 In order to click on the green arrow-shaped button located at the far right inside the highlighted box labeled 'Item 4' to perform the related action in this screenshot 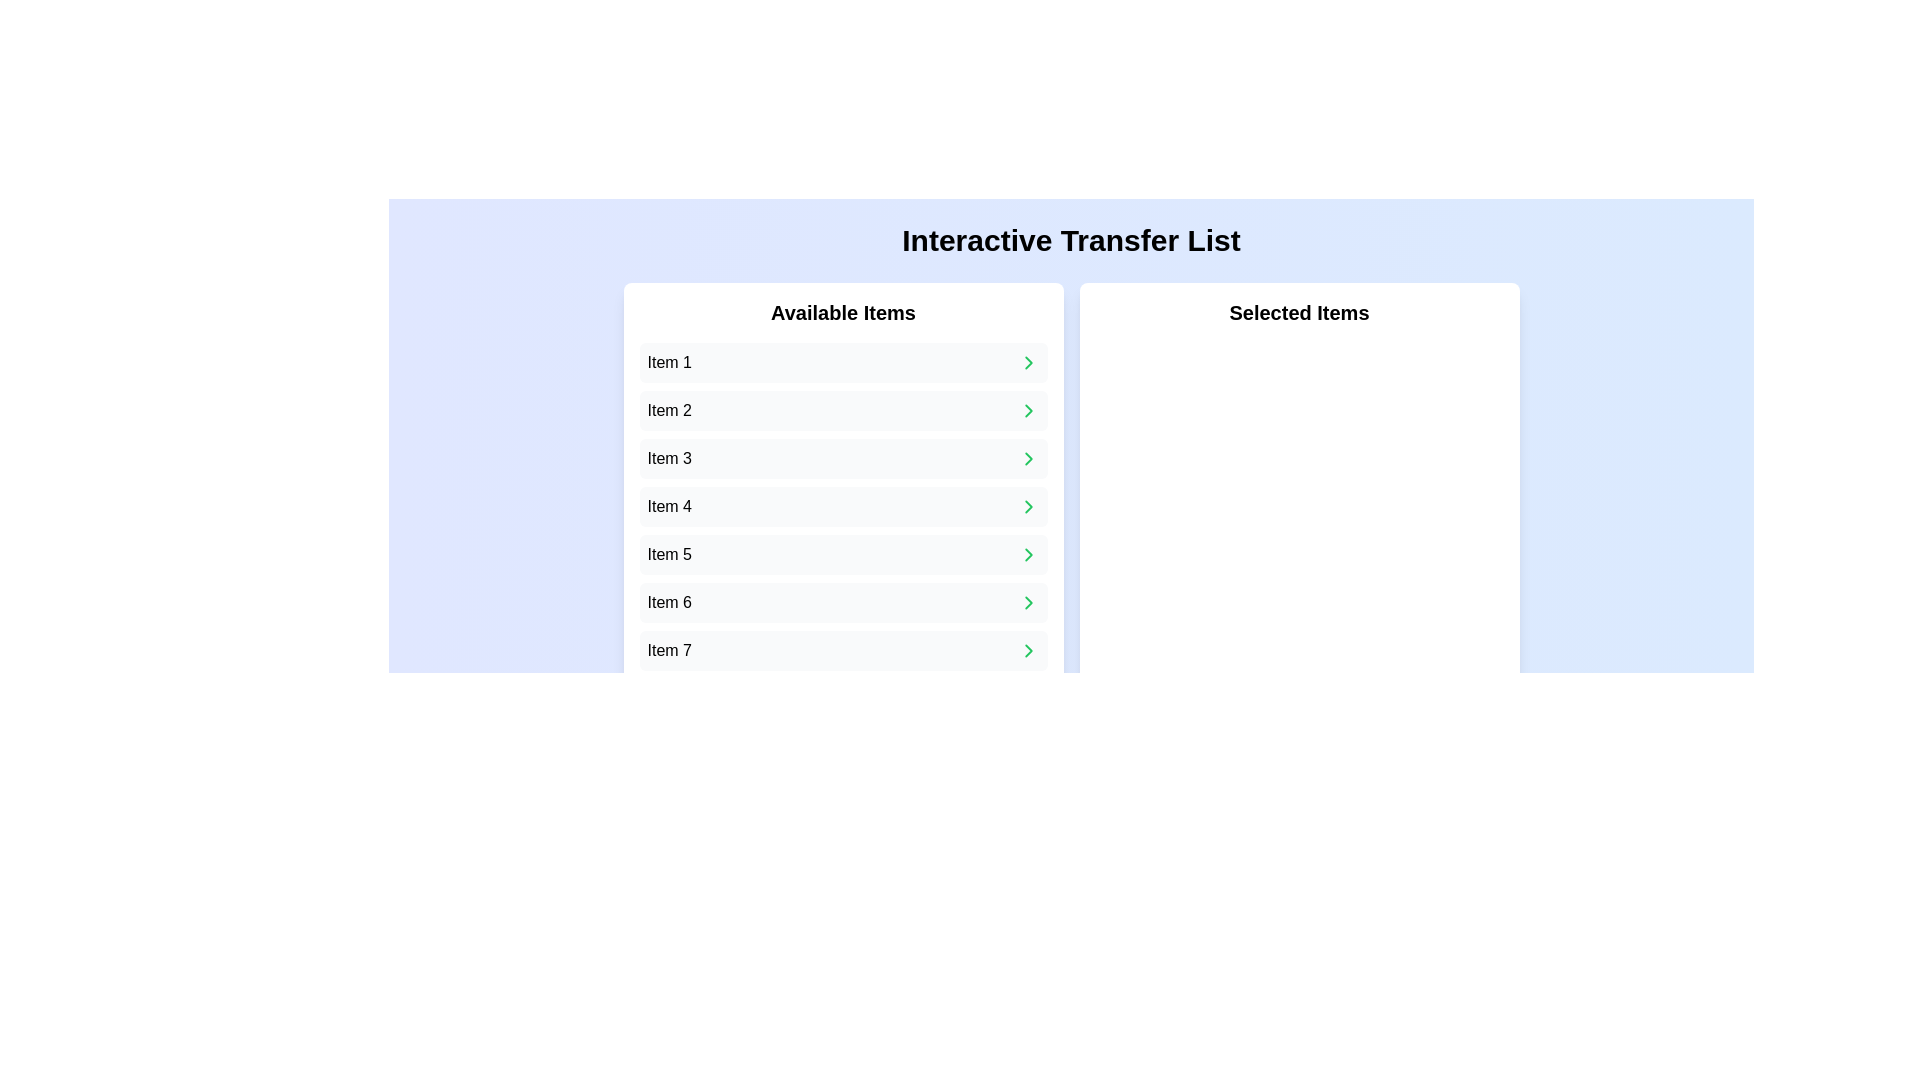, I will do `click(1028, 505)`.